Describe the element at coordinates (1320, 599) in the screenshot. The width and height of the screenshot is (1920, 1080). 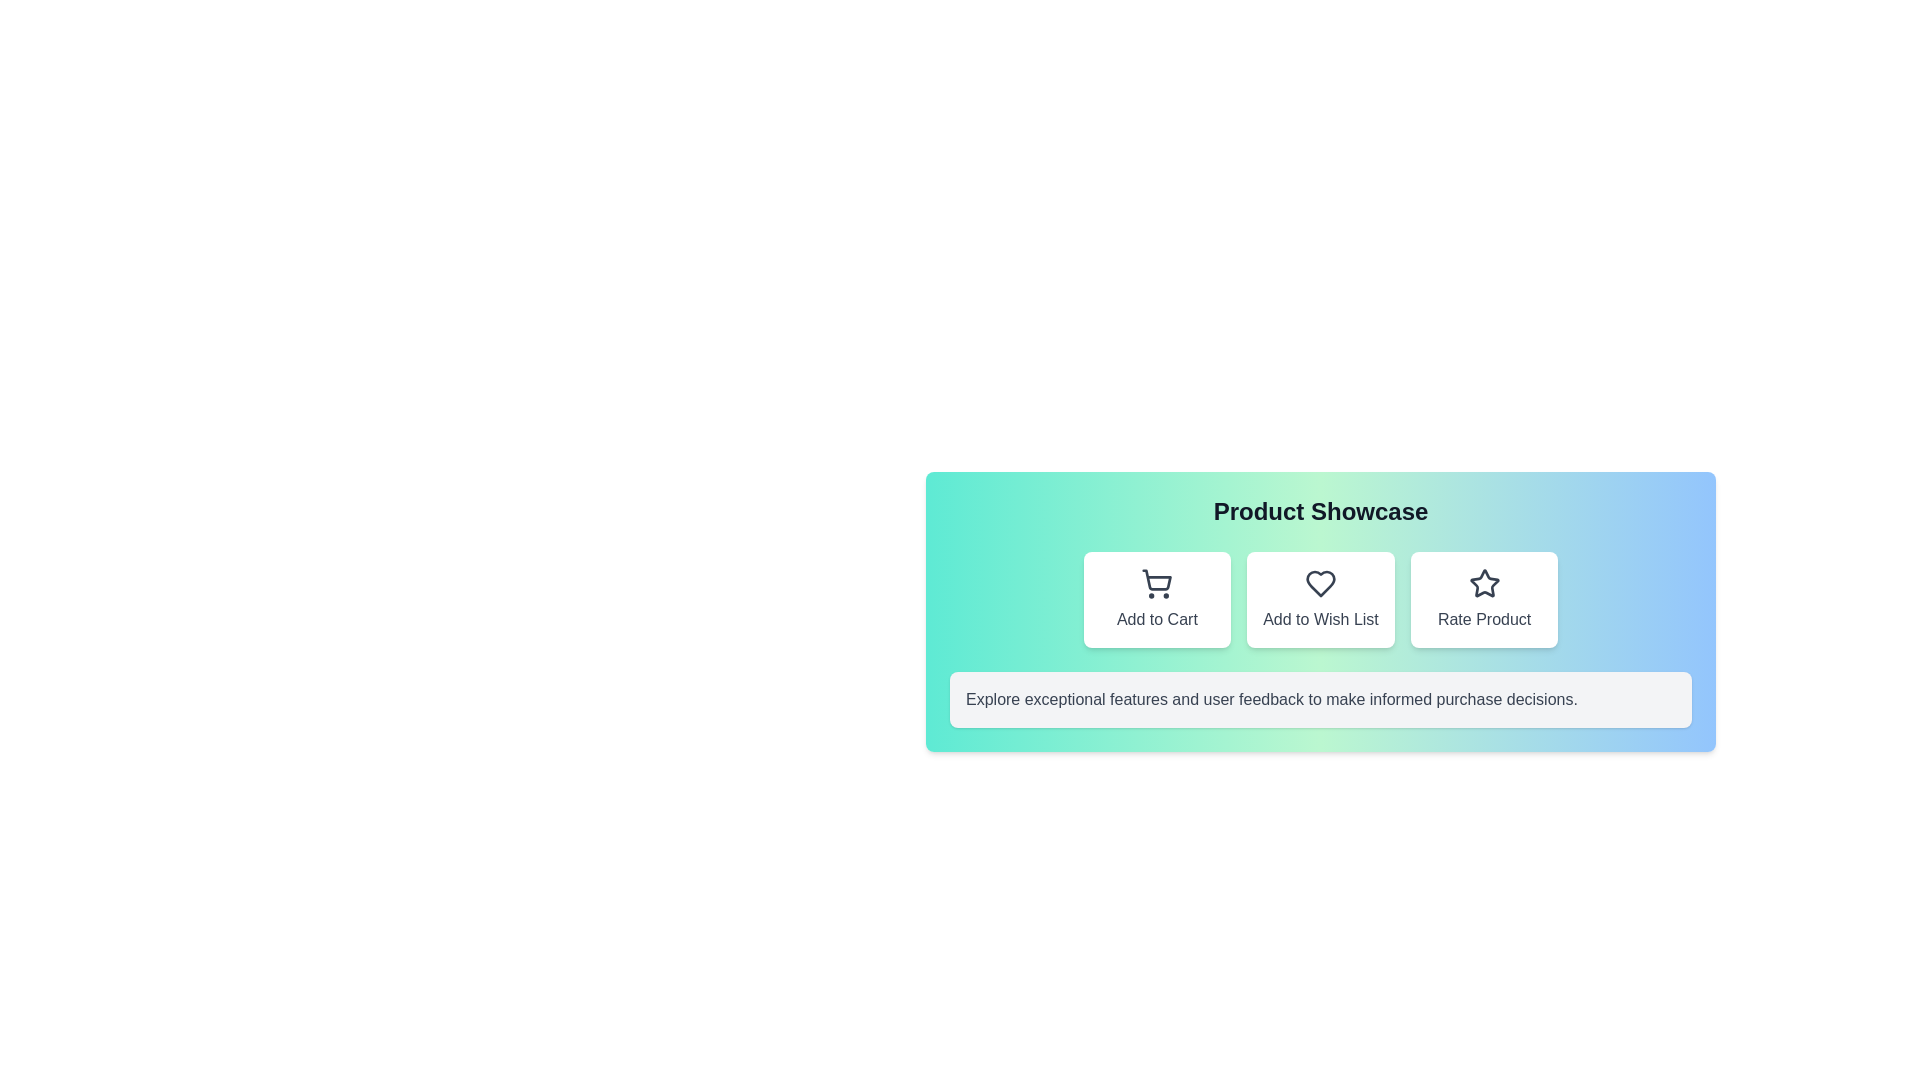
I see `the 'Add to Wish List' button, which is a rectangular button with a white background and a heart icon above the text` at that location.